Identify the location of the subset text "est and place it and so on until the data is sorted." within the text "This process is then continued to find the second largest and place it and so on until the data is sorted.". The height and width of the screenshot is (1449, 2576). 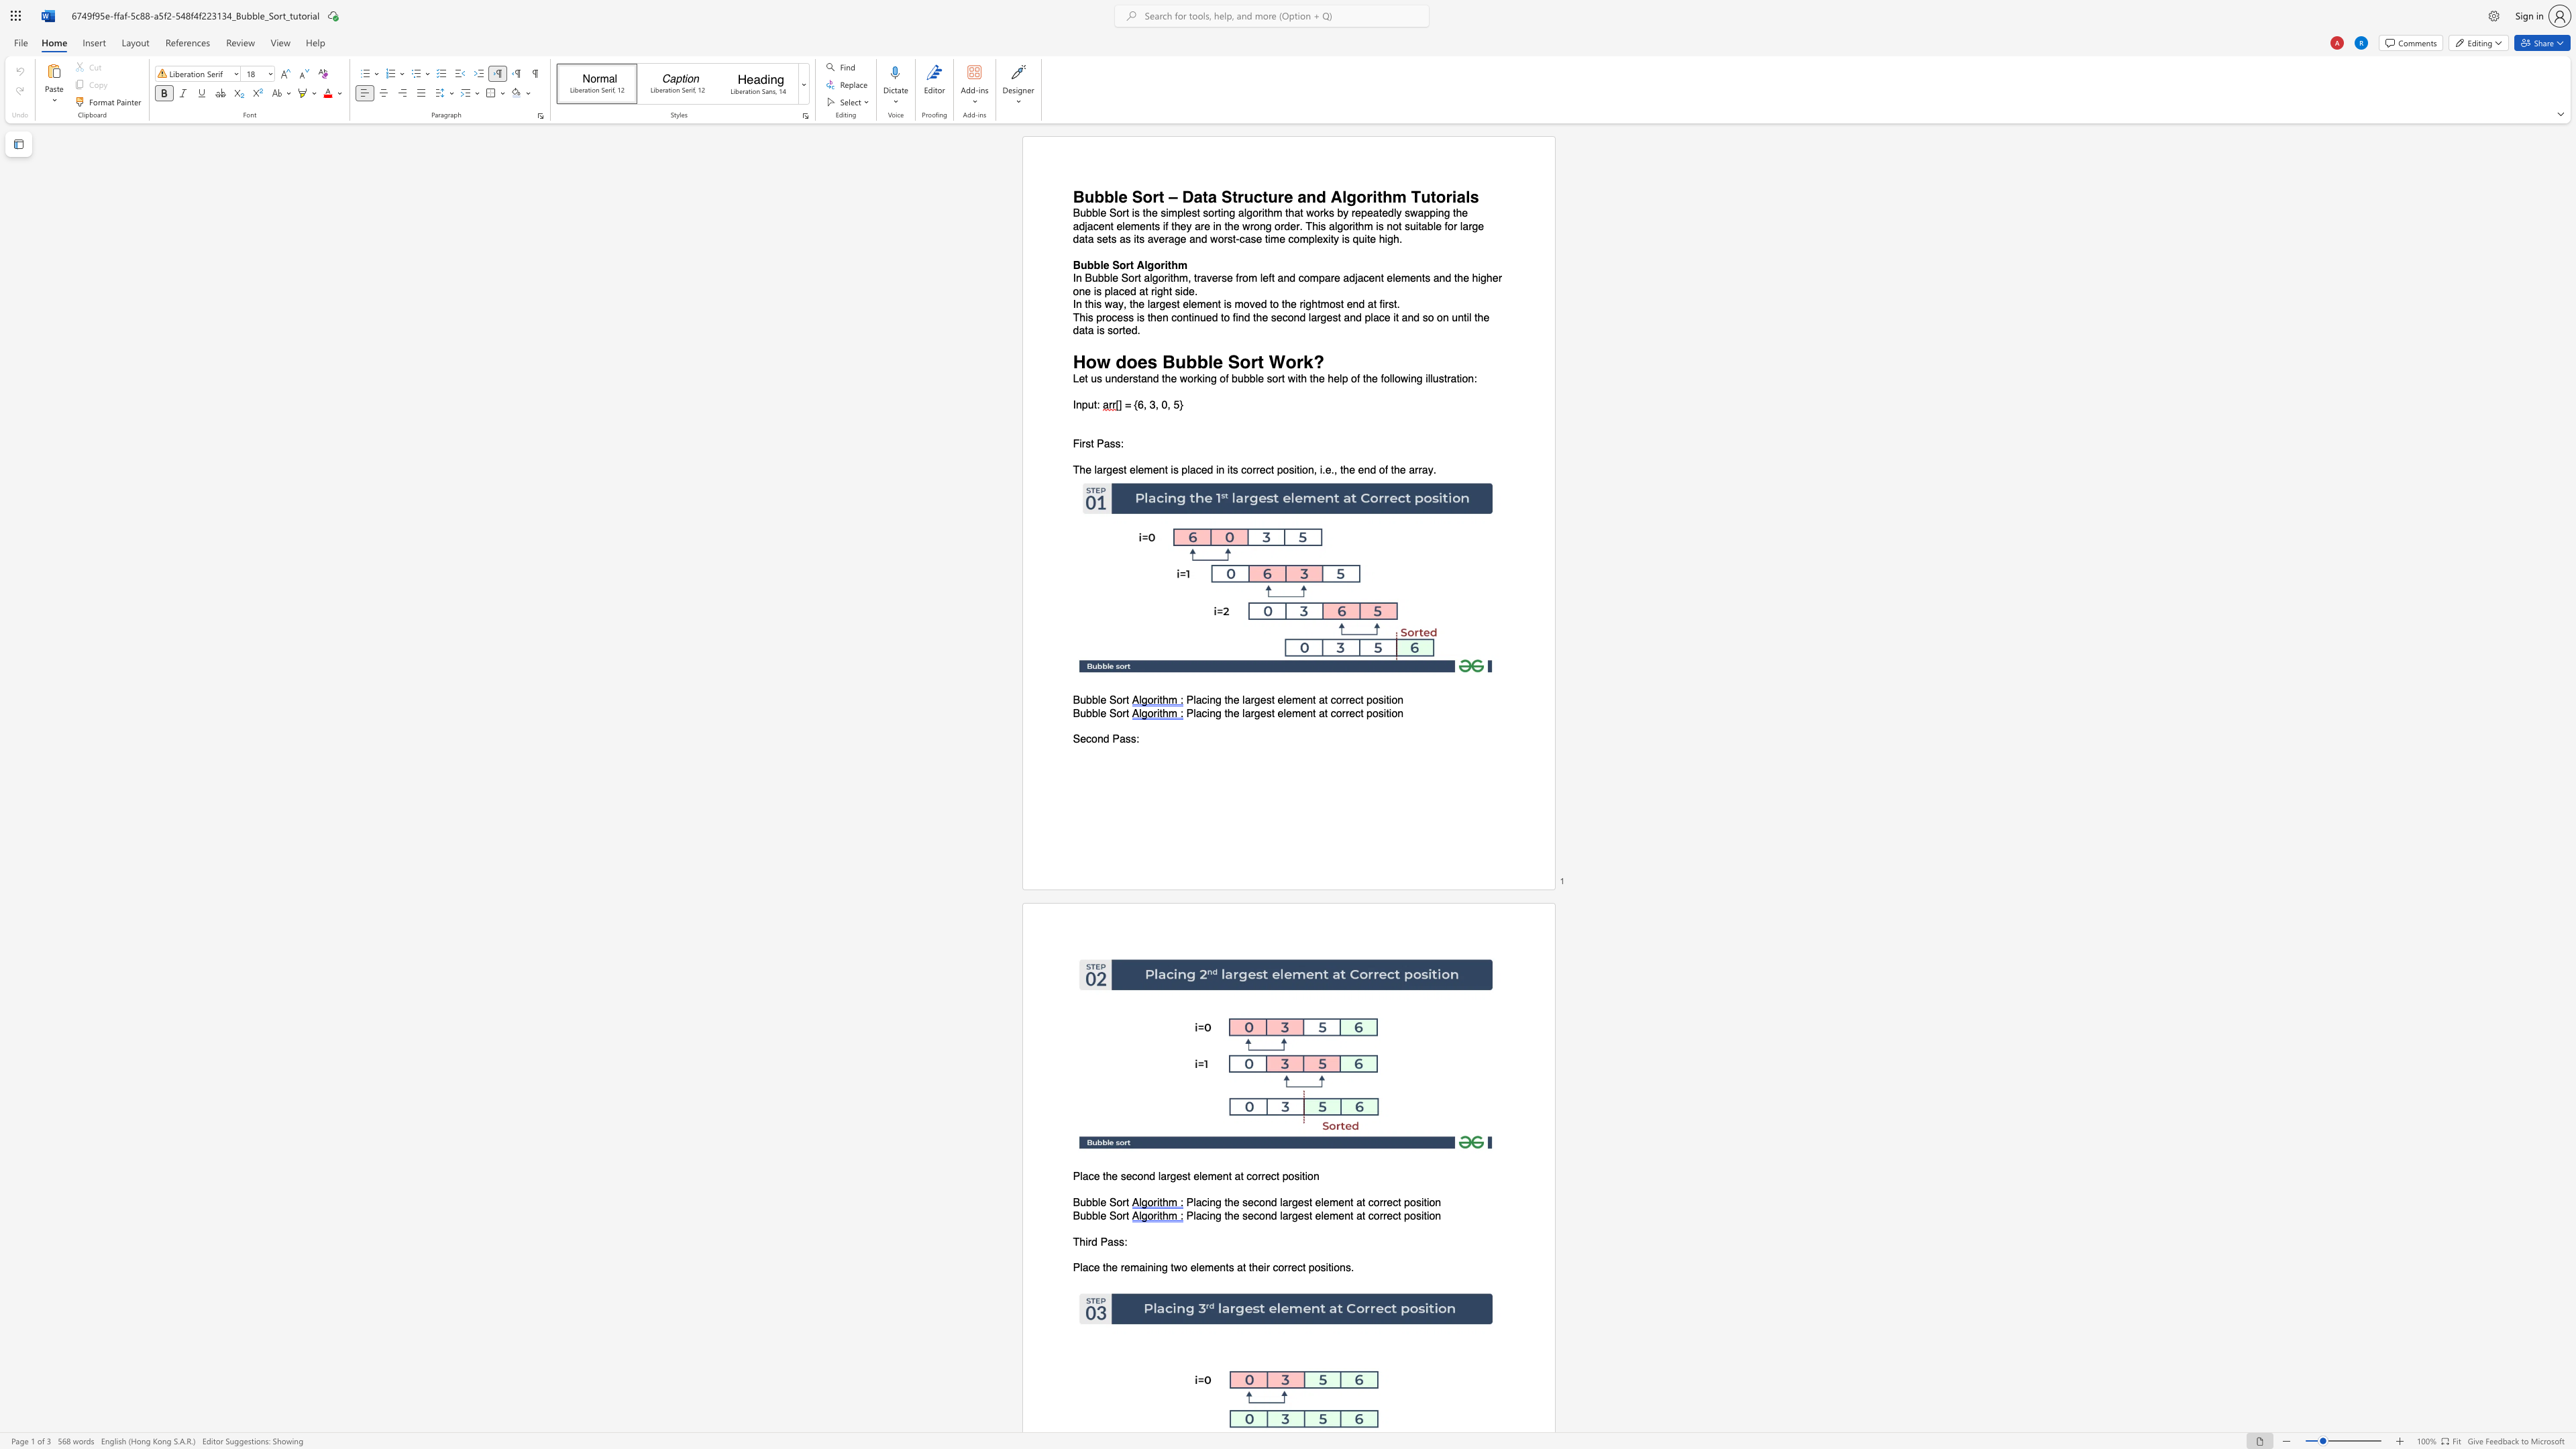
(1326, 316).